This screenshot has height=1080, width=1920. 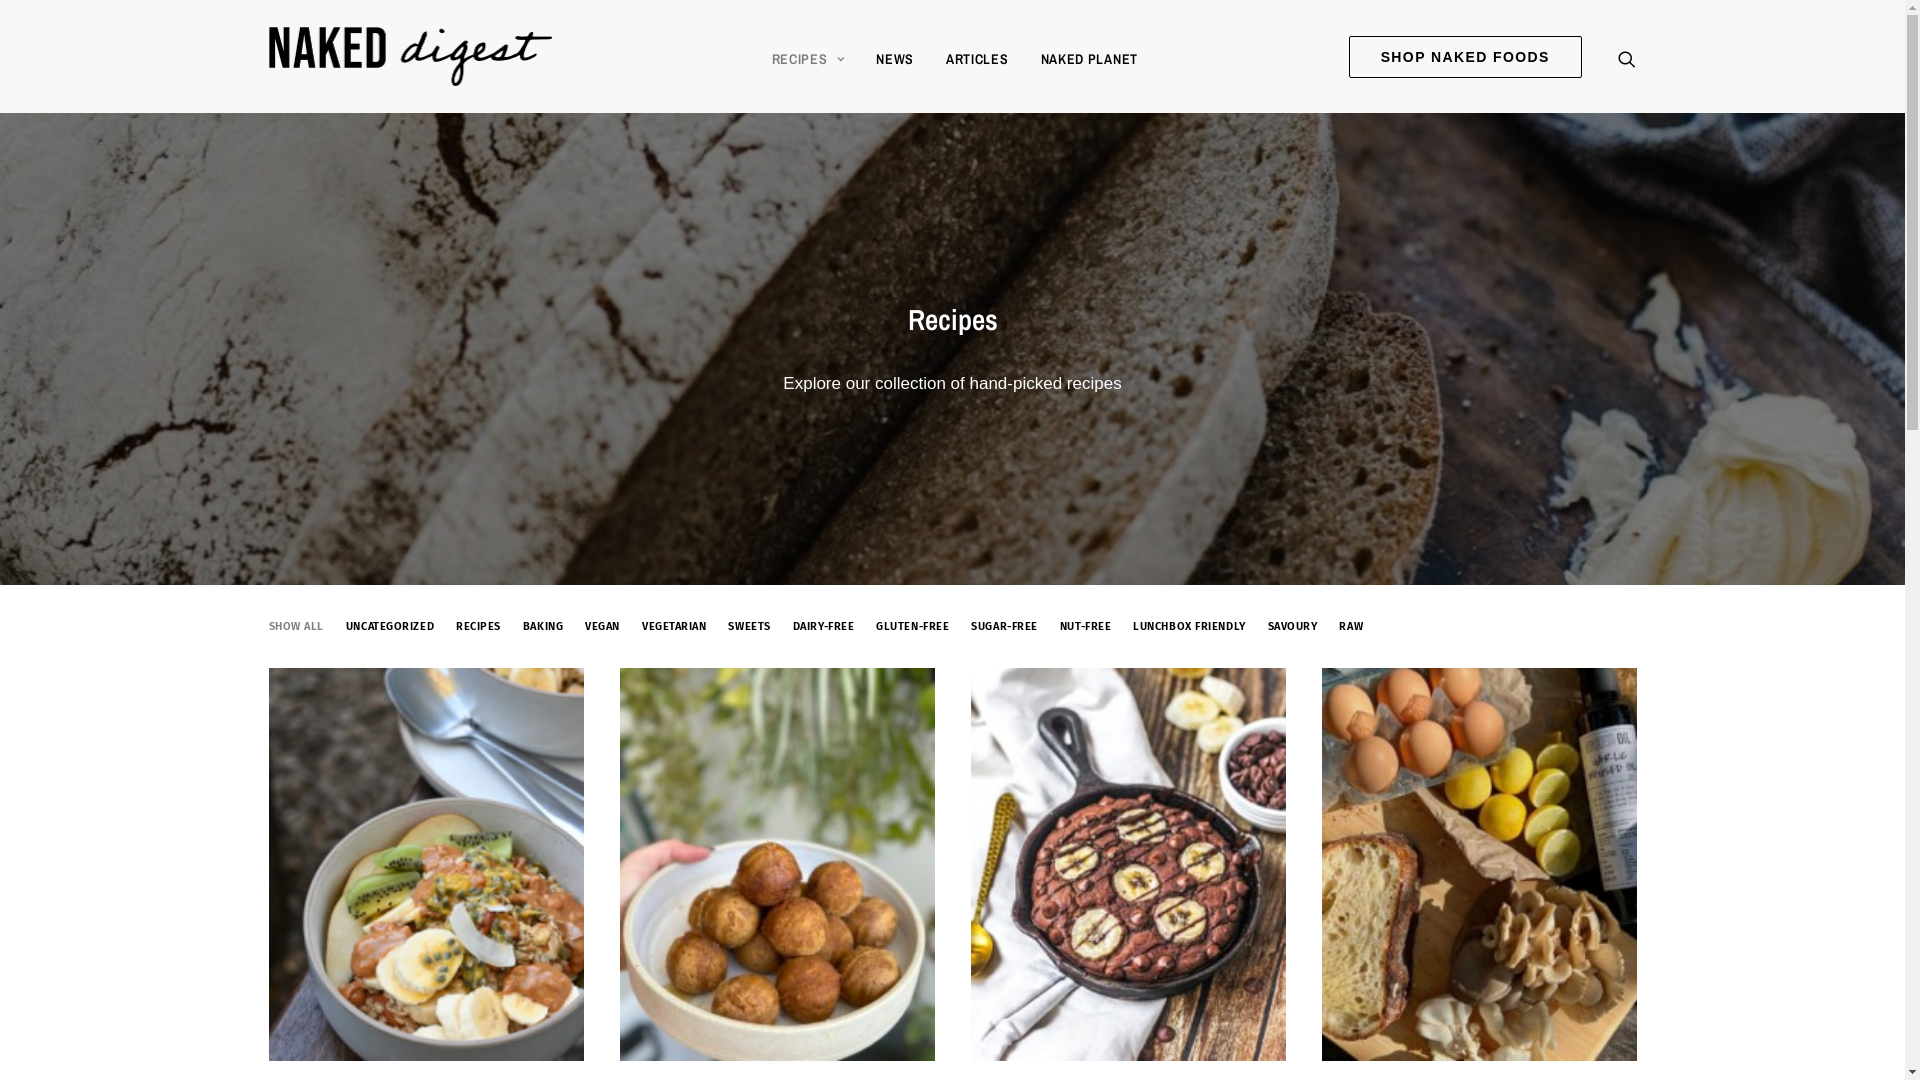 What do you see at coordinates (1004, 625) in the screenshot?
I see `'SUGAR-FREE'` at bounding box center [1004, 625].